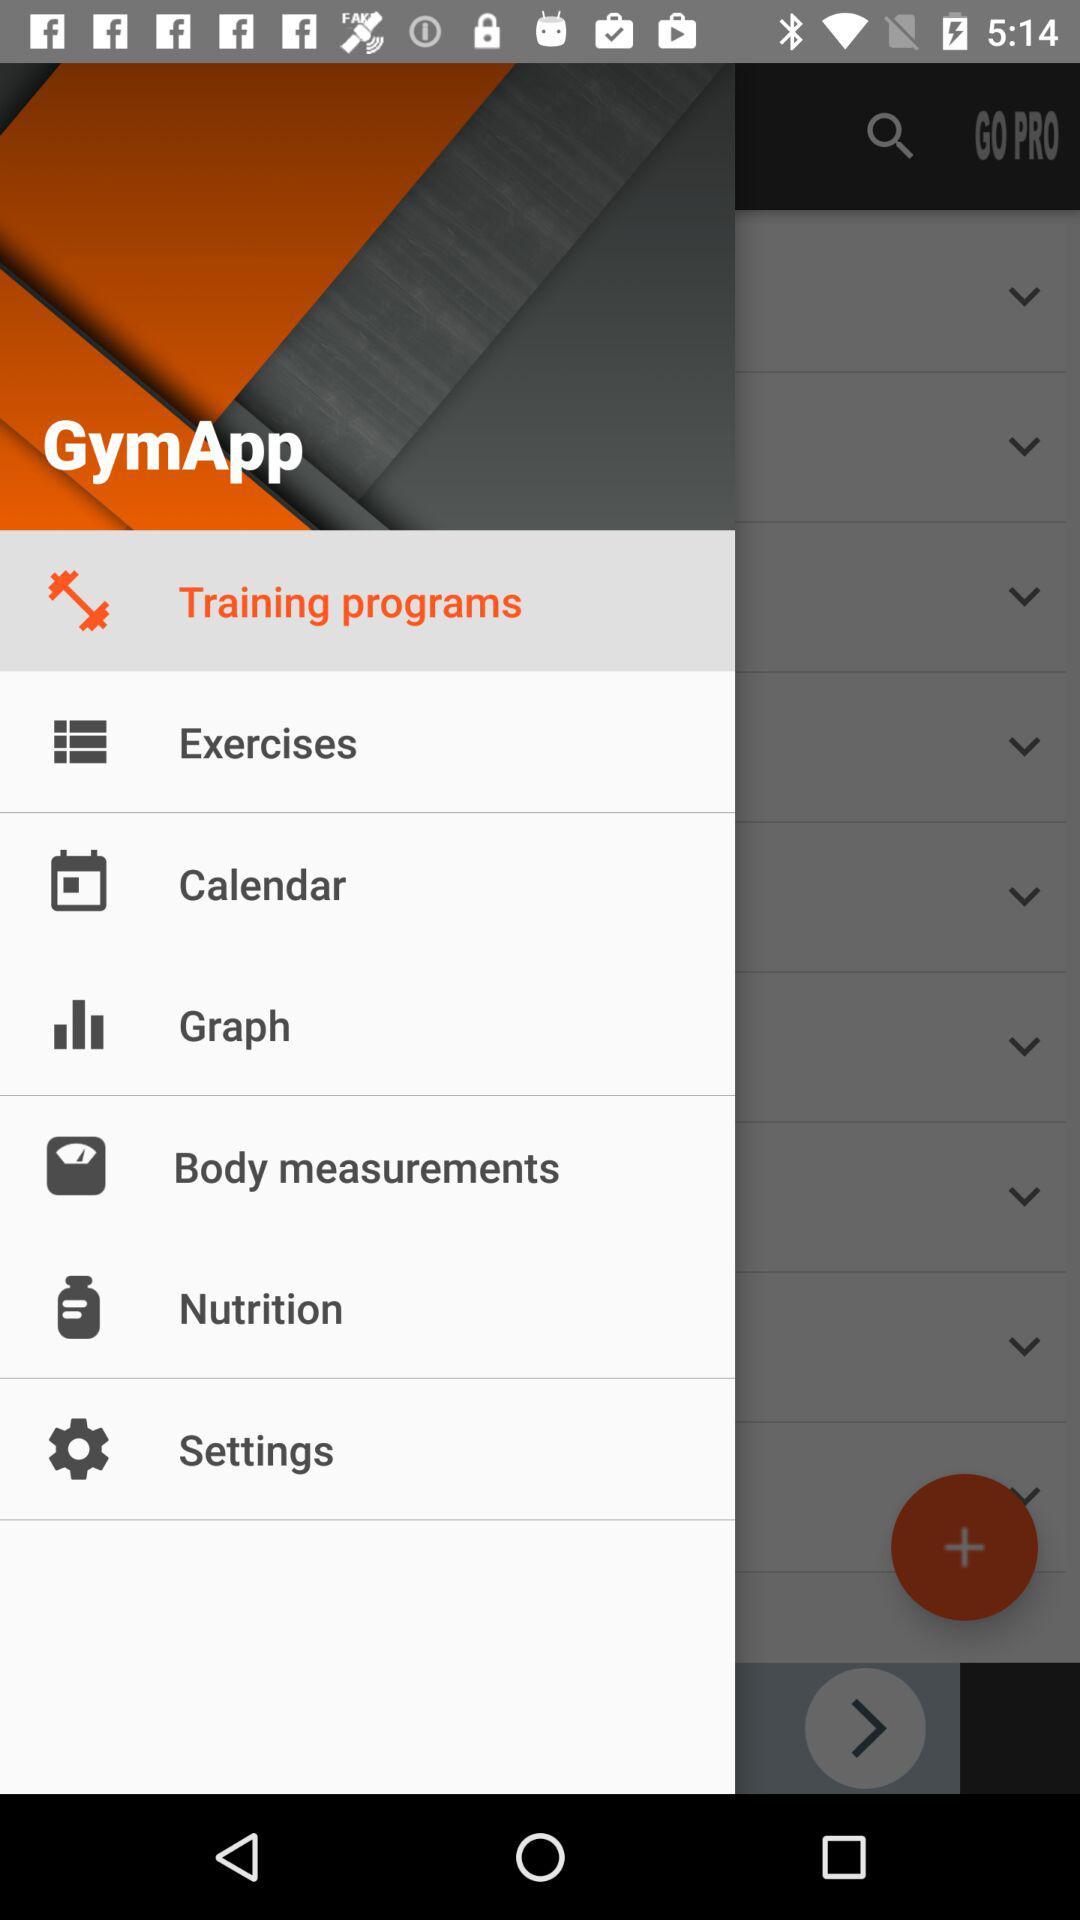 The height and width of the screenshot is (1920, 1080). Describe the element at coordinates (963, 1546) in the screenshot. I see `the add icon` at that location.